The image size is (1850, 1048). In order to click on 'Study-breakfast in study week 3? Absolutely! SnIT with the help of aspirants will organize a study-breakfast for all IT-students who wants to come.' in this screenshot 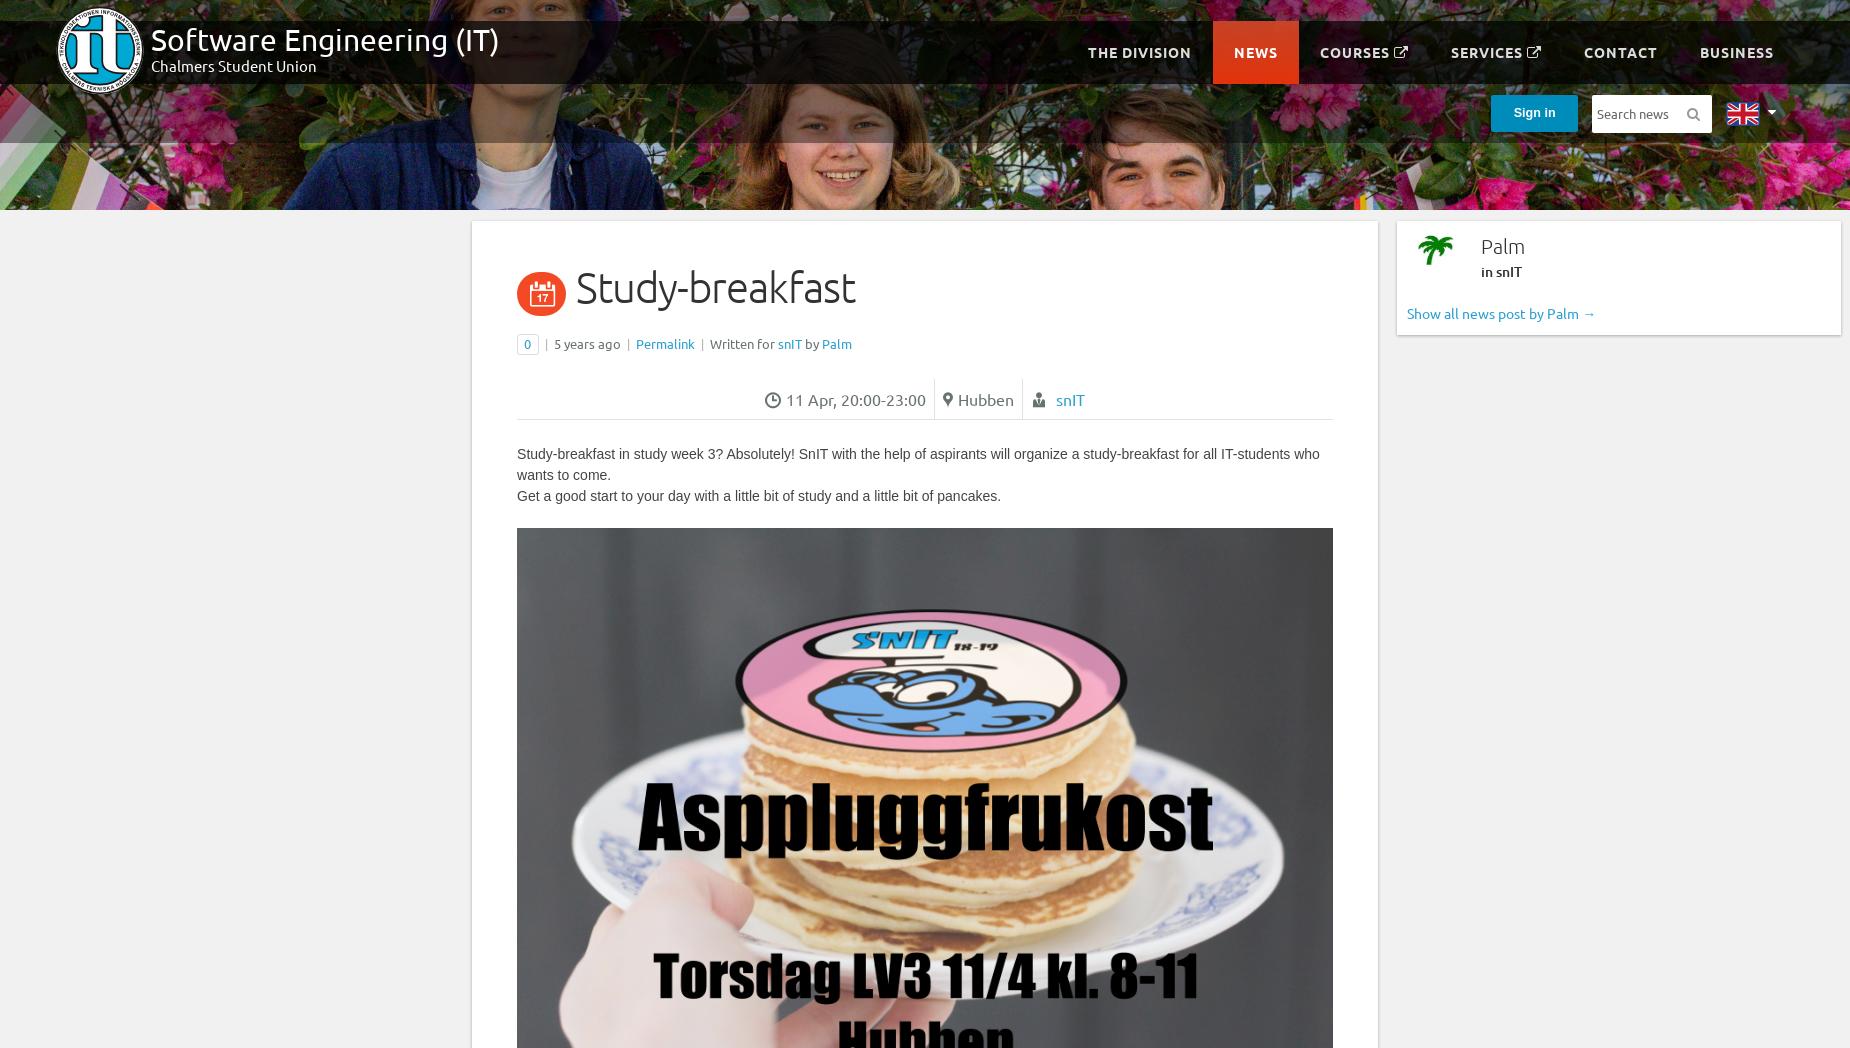, I will do `click(917, 462)`.